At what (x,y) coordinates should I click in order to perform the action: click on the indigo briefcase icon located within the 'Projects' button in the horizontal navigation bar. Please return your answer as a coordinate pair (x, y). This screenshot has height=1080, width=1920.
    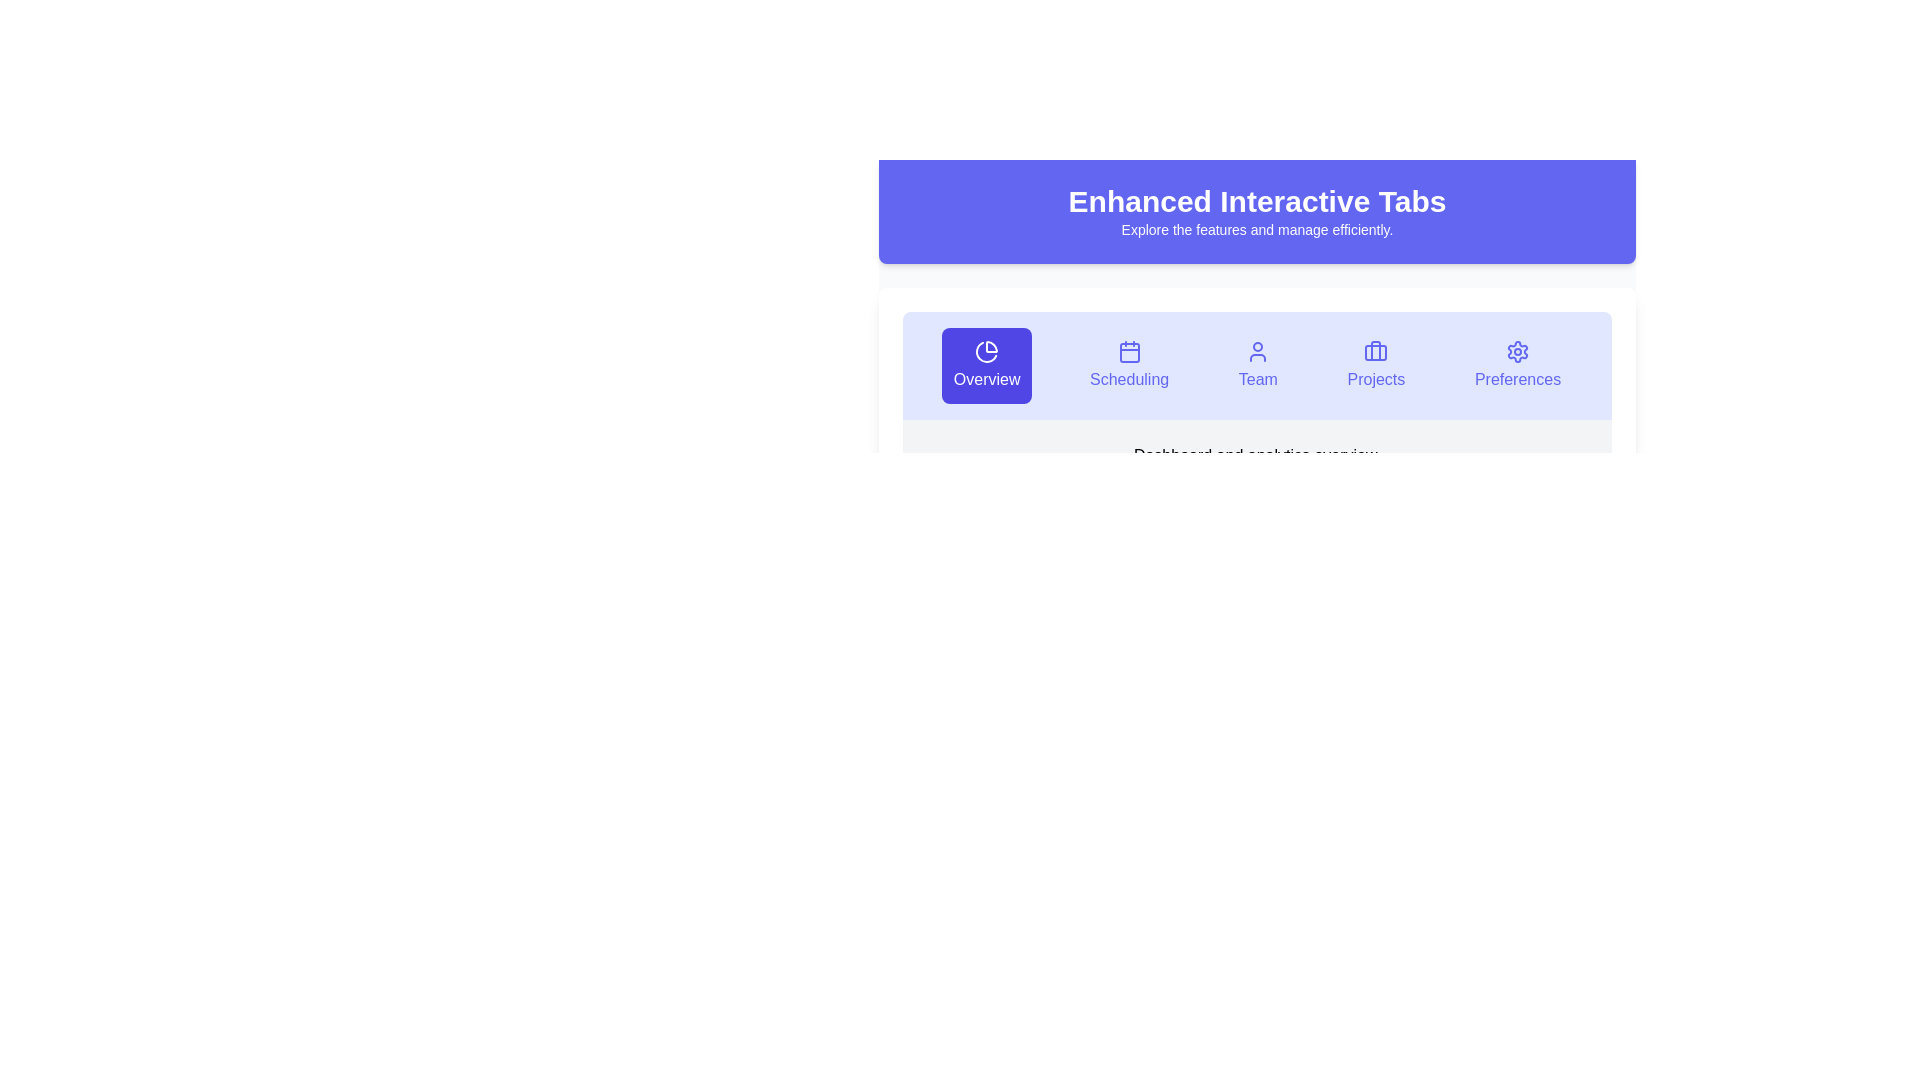
    Looking at the image, I should click on (1375, 350).